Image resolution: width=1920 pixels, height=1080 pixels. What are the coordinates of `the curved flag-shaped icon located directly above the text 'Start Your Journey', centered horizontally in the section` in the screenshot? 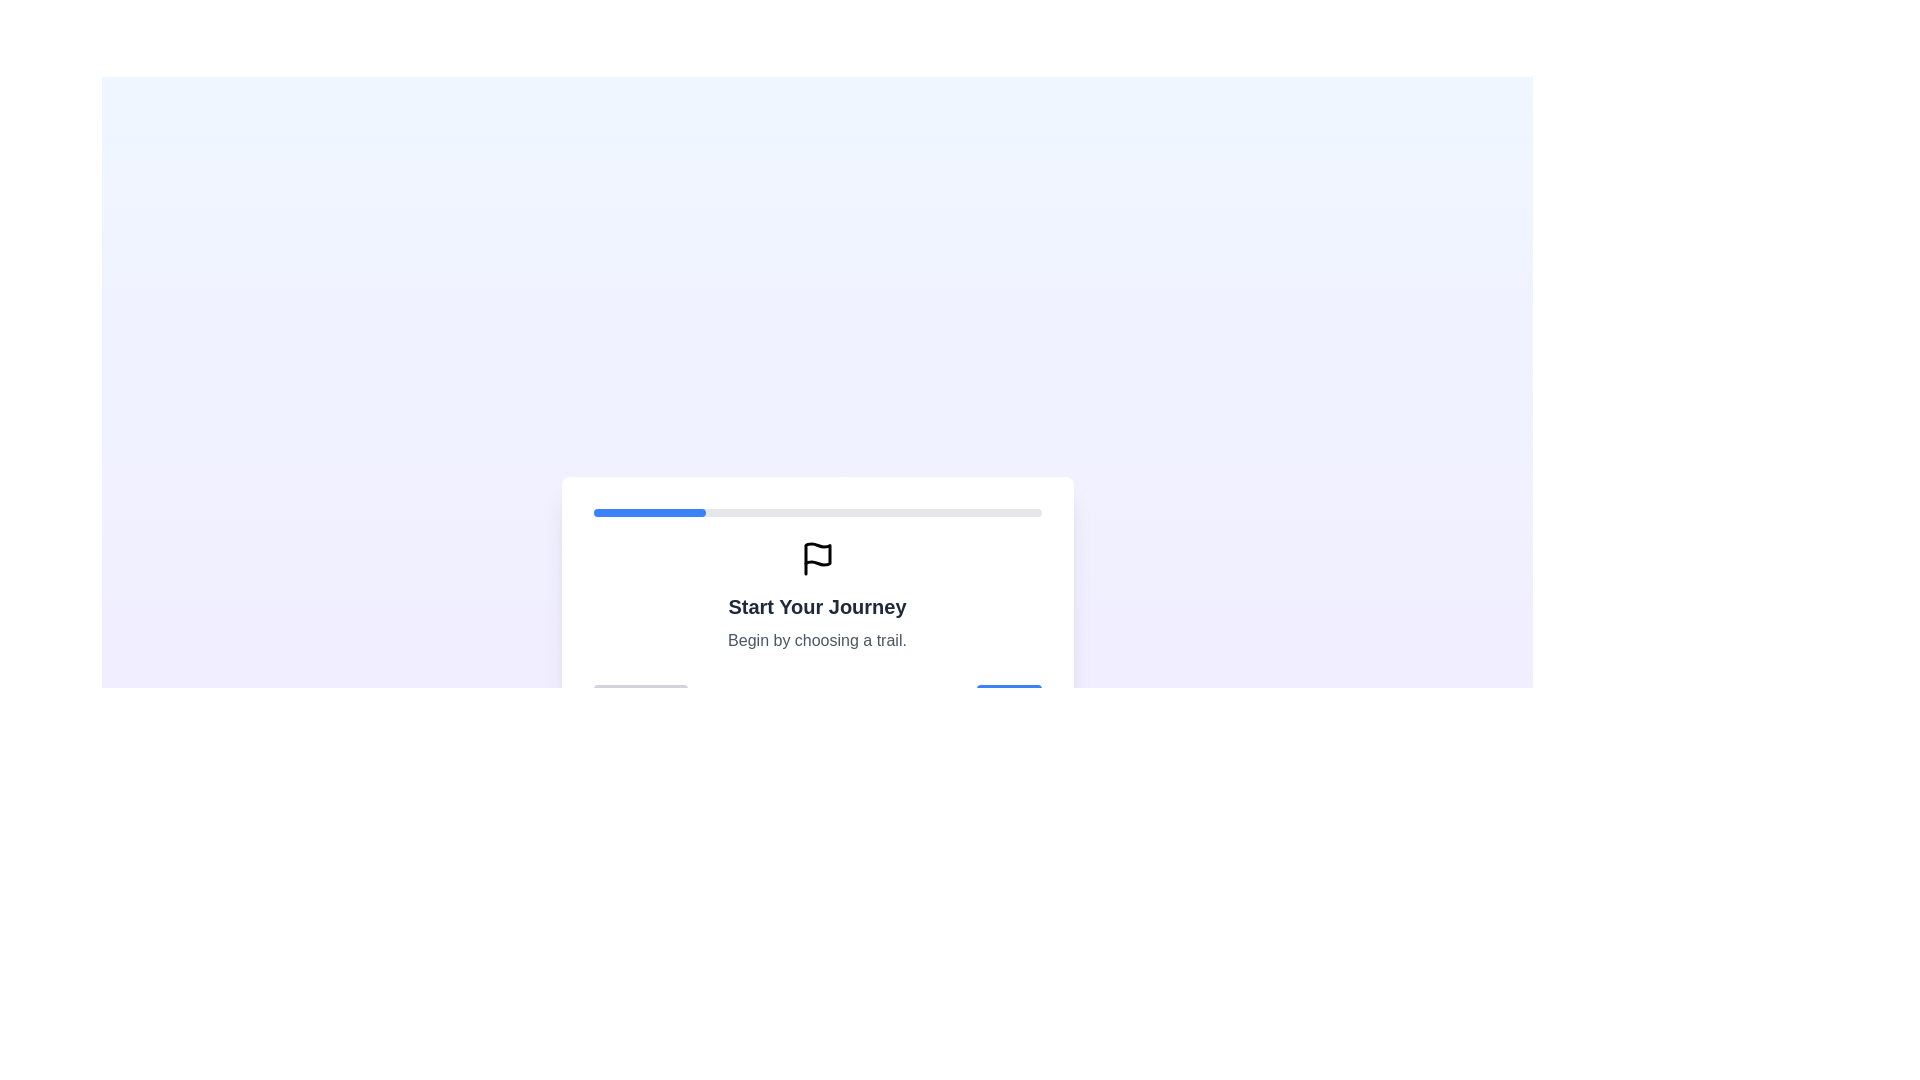 It's located at (817, 554).